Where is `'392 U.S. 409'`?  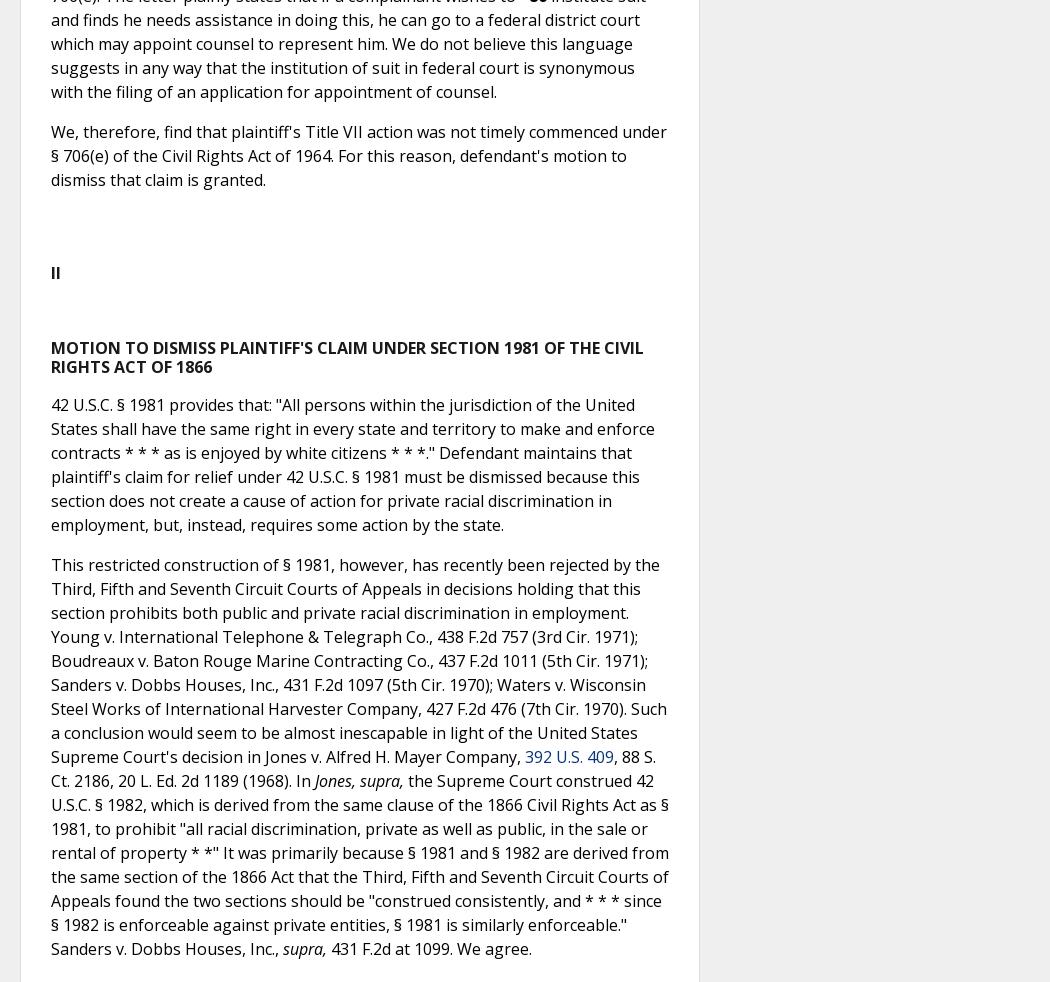
'392 U.S. 409' is located at coordinates (568, 757).